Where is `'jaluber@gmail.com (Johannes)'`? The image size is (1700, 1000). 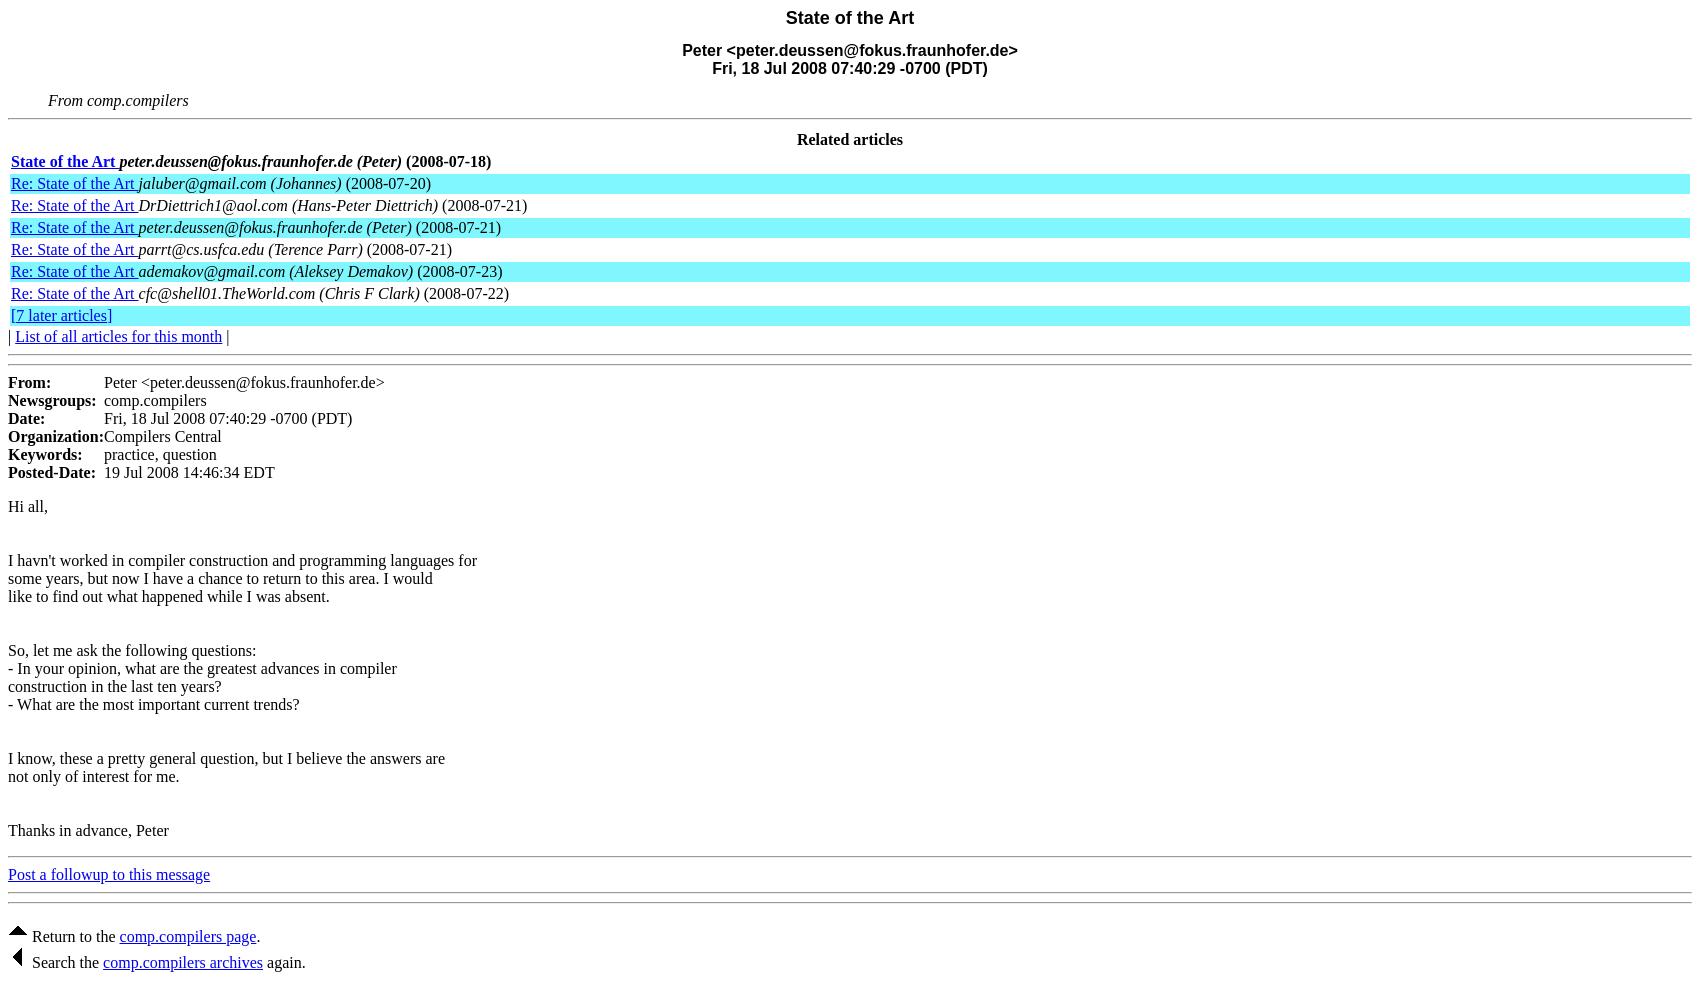
'jaluber@gmail.com (Johannes)' is located at coordinates (239, 182).